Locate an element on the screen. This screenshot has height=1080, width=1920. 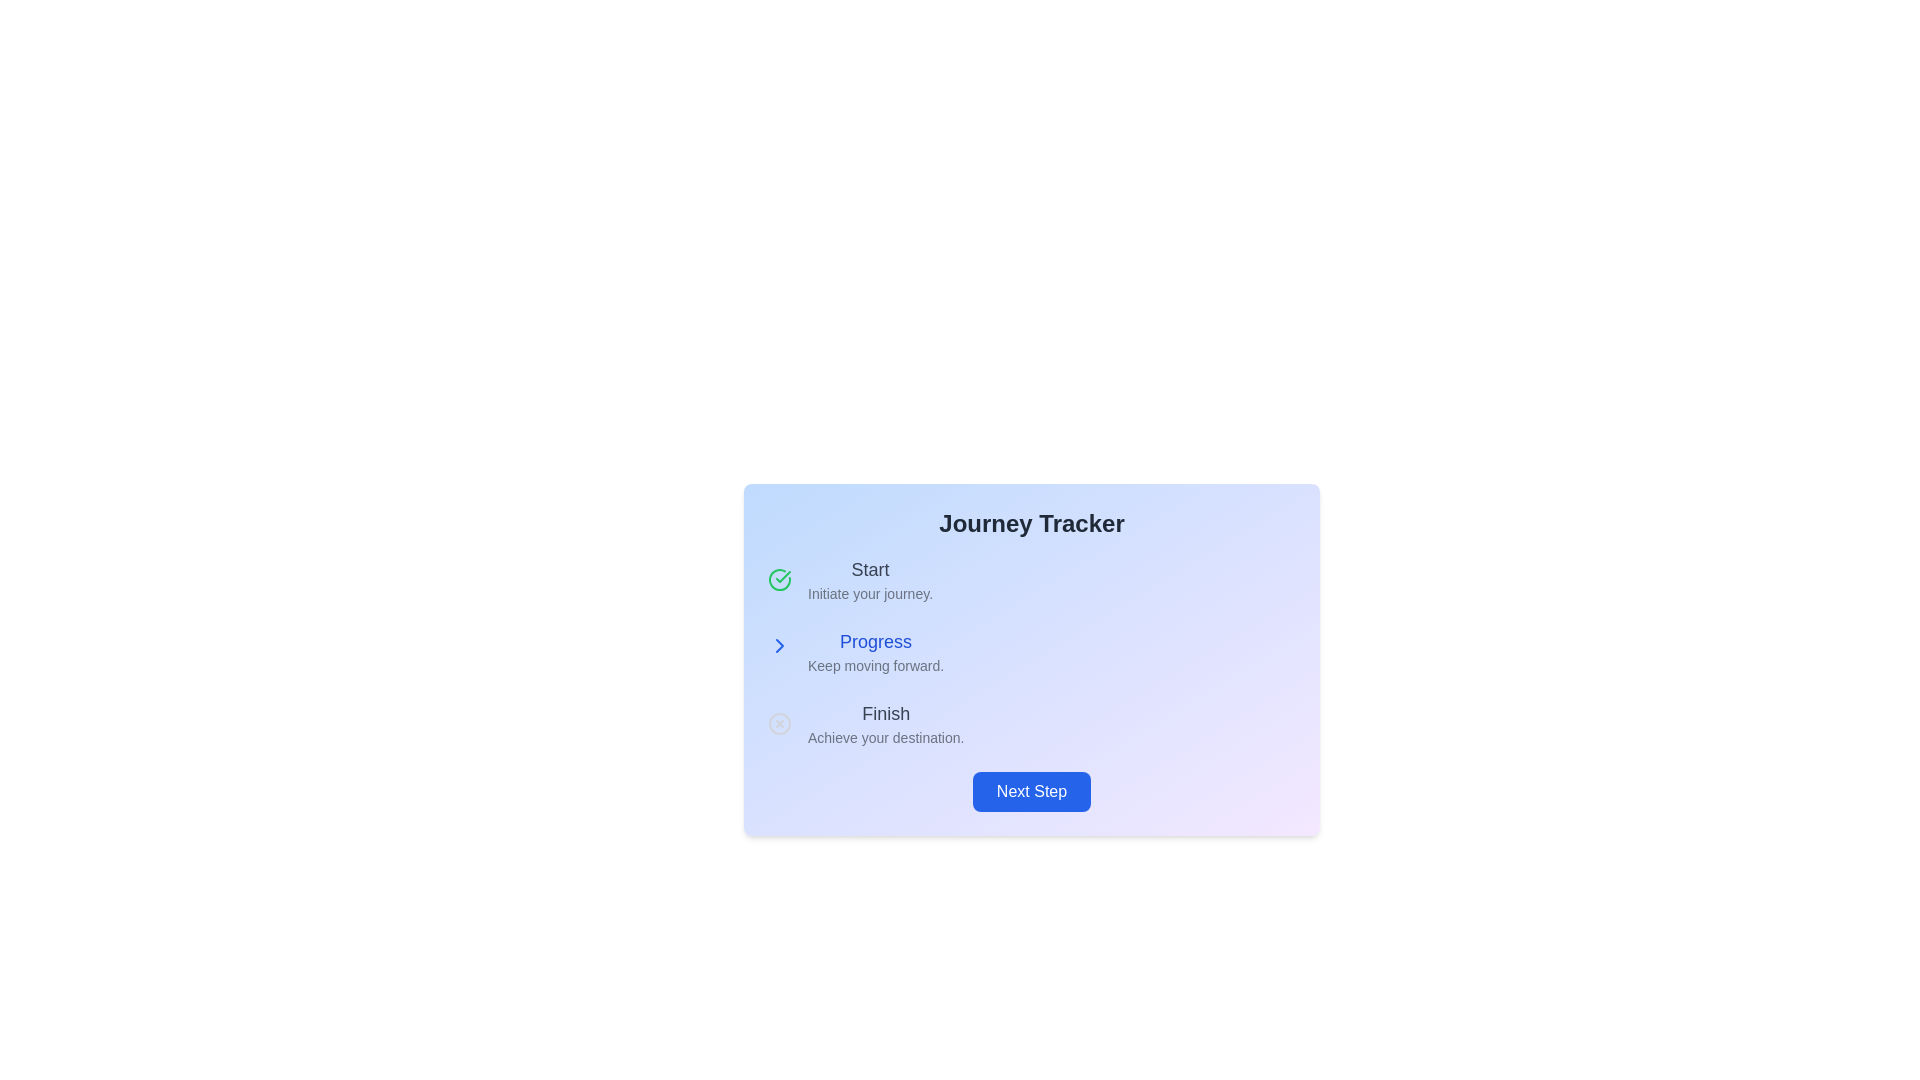
the text element displaying 'Keep moving forward.', which is styled with a small-sized, gray font and located directly below the 'Progress' text is located at coordinates (876, 666).